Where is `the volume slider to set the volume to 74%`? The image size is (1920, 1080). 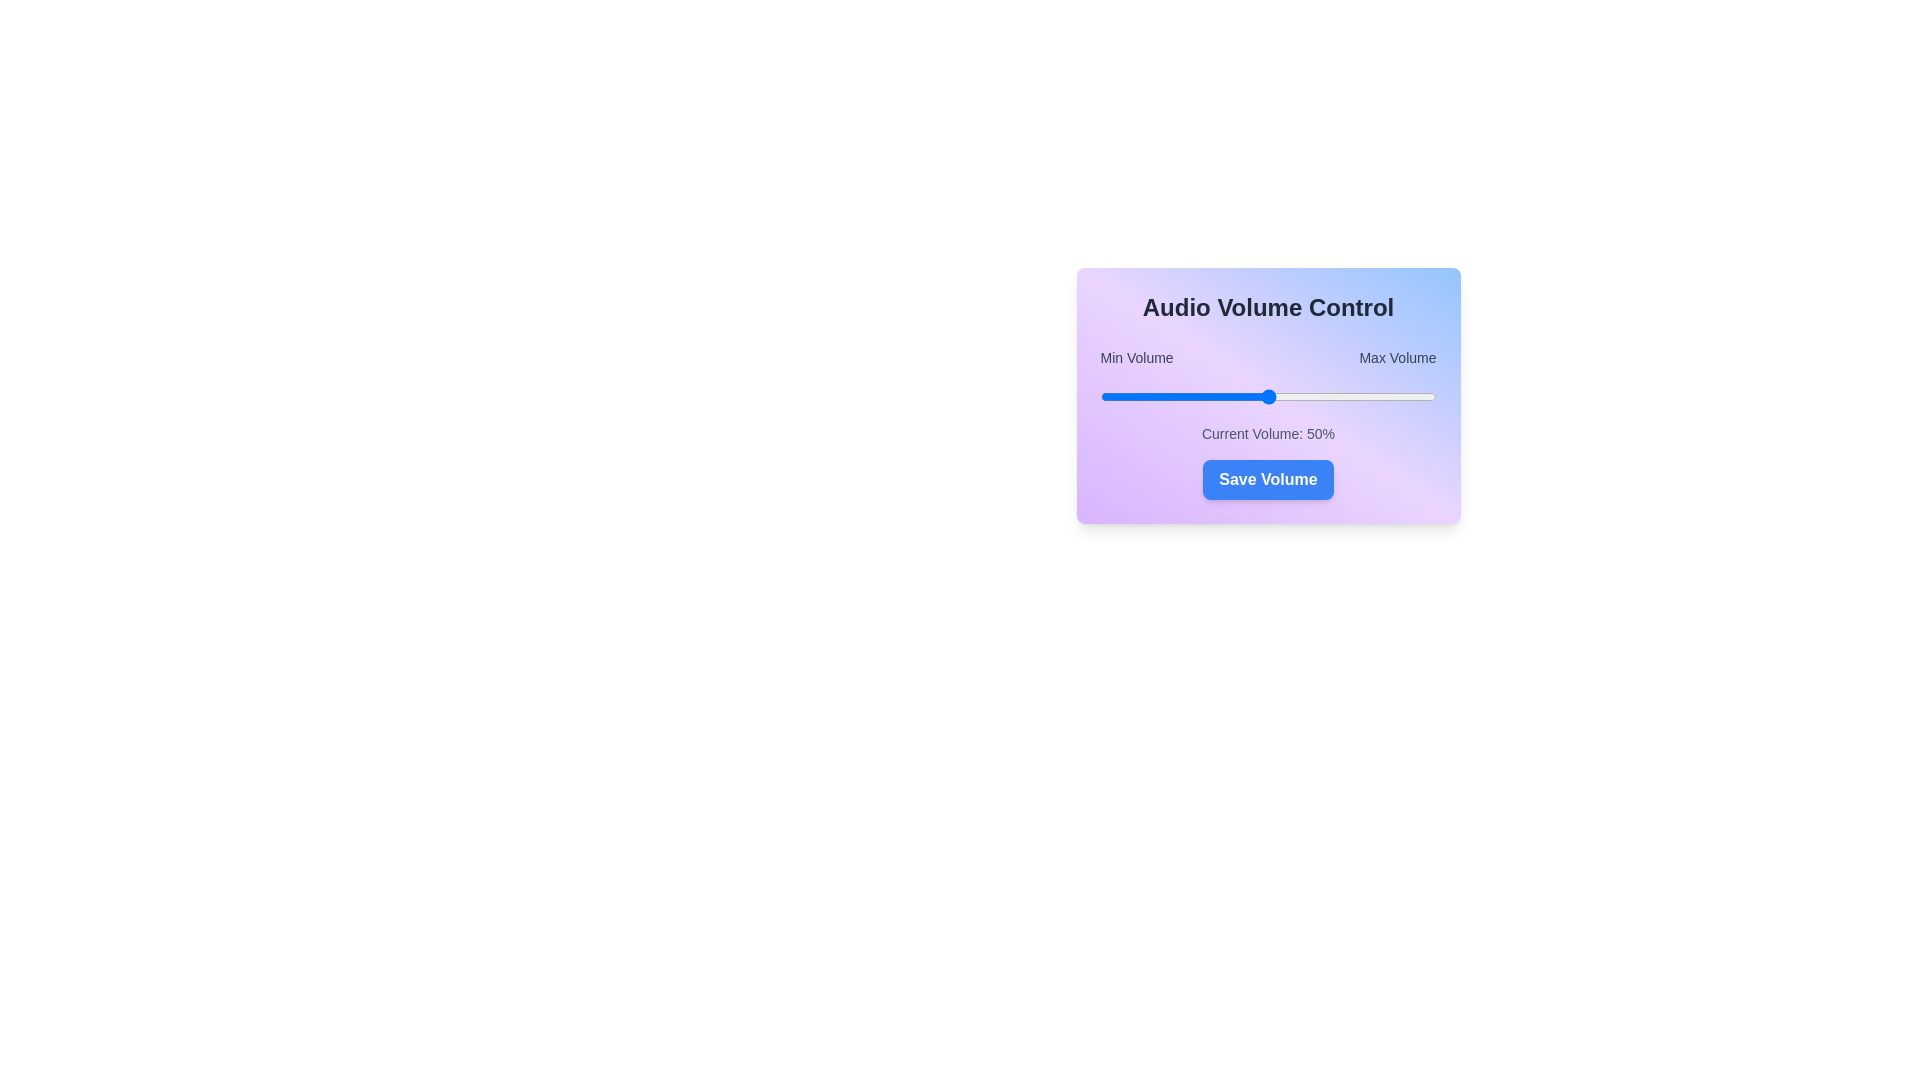
the volume slider to set the volume to 74% is located at coordinates (1349, 397).